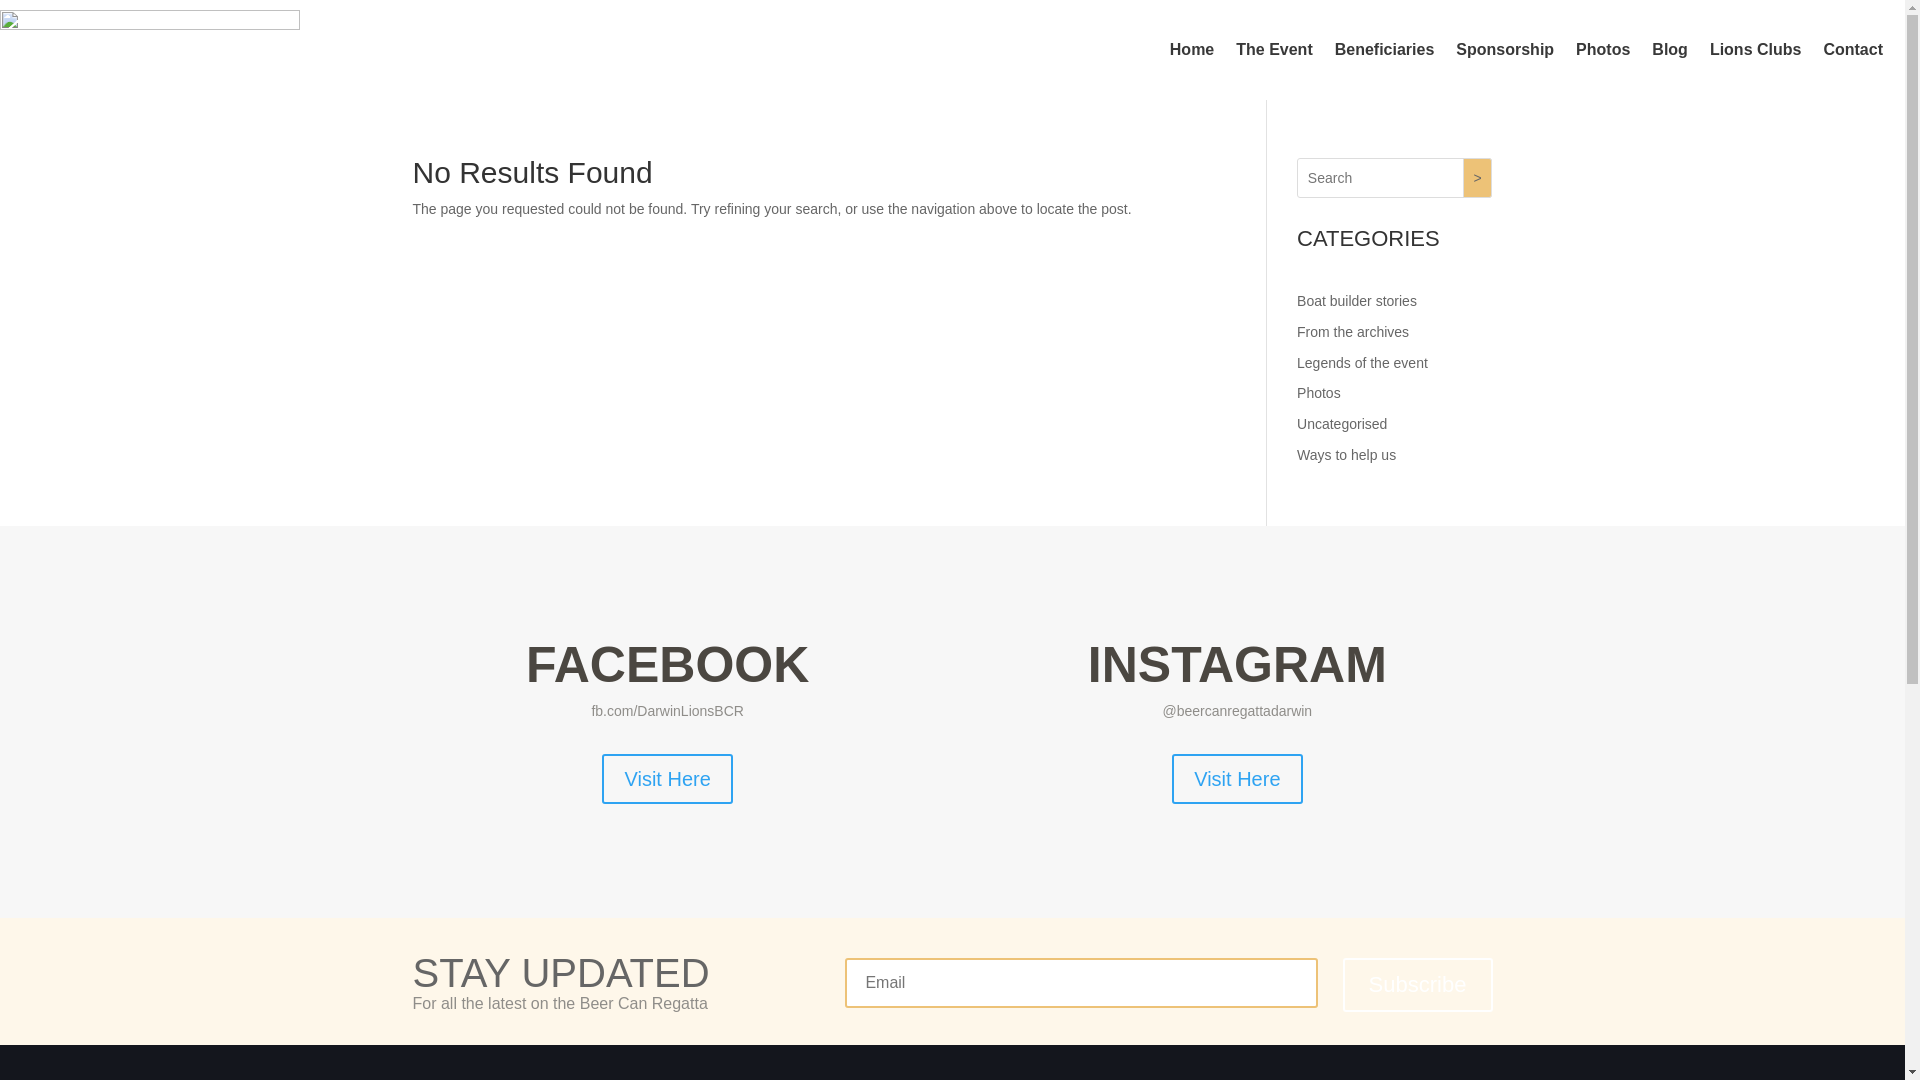 This screenshot has height=1080, width=1920. I want to click on '>', so click(1478, 176).